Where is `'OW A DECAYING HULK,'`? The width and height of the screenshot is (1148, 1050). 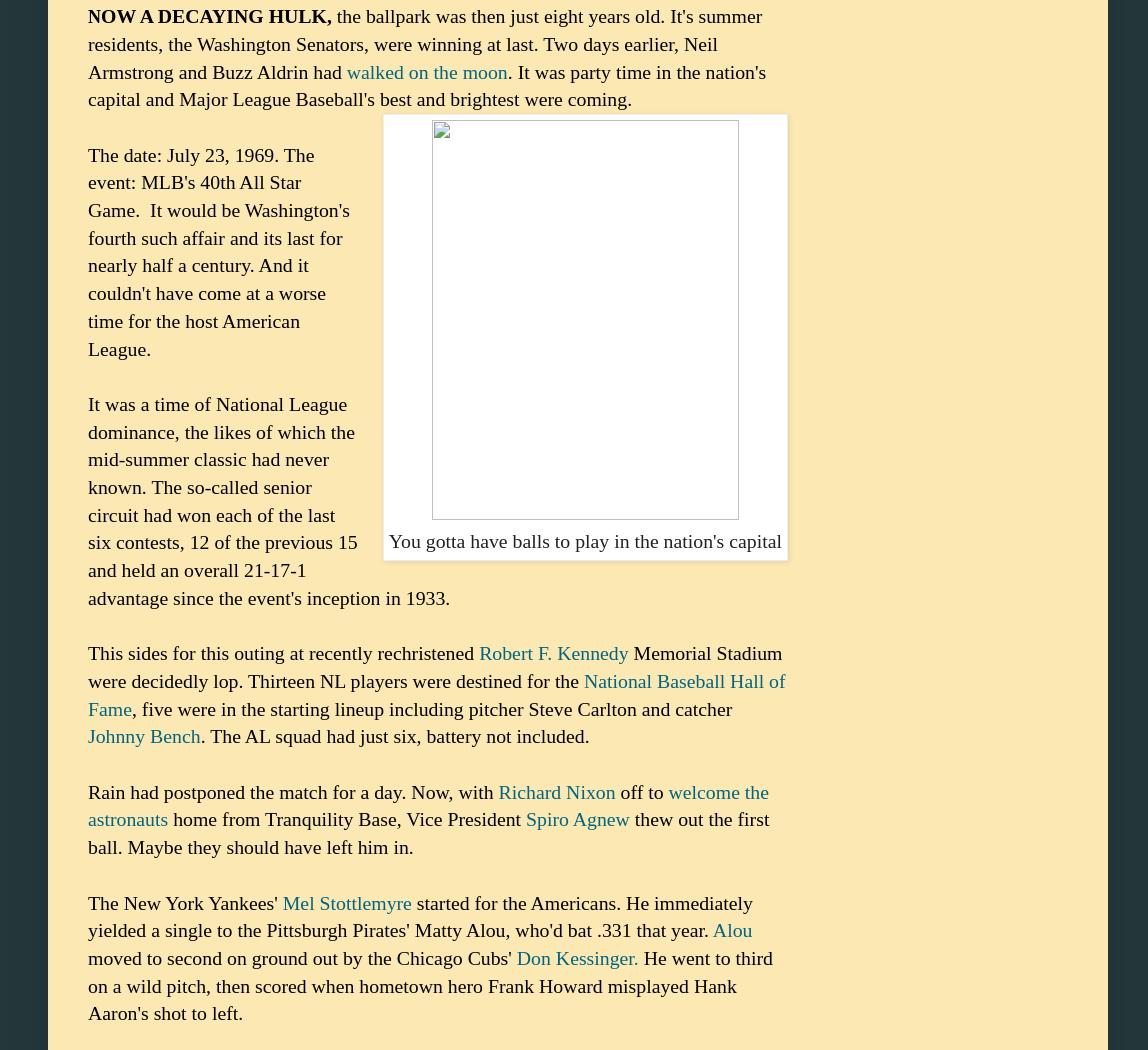 'OW A DECAYING HULK,' is located at coordinates (216, 15).